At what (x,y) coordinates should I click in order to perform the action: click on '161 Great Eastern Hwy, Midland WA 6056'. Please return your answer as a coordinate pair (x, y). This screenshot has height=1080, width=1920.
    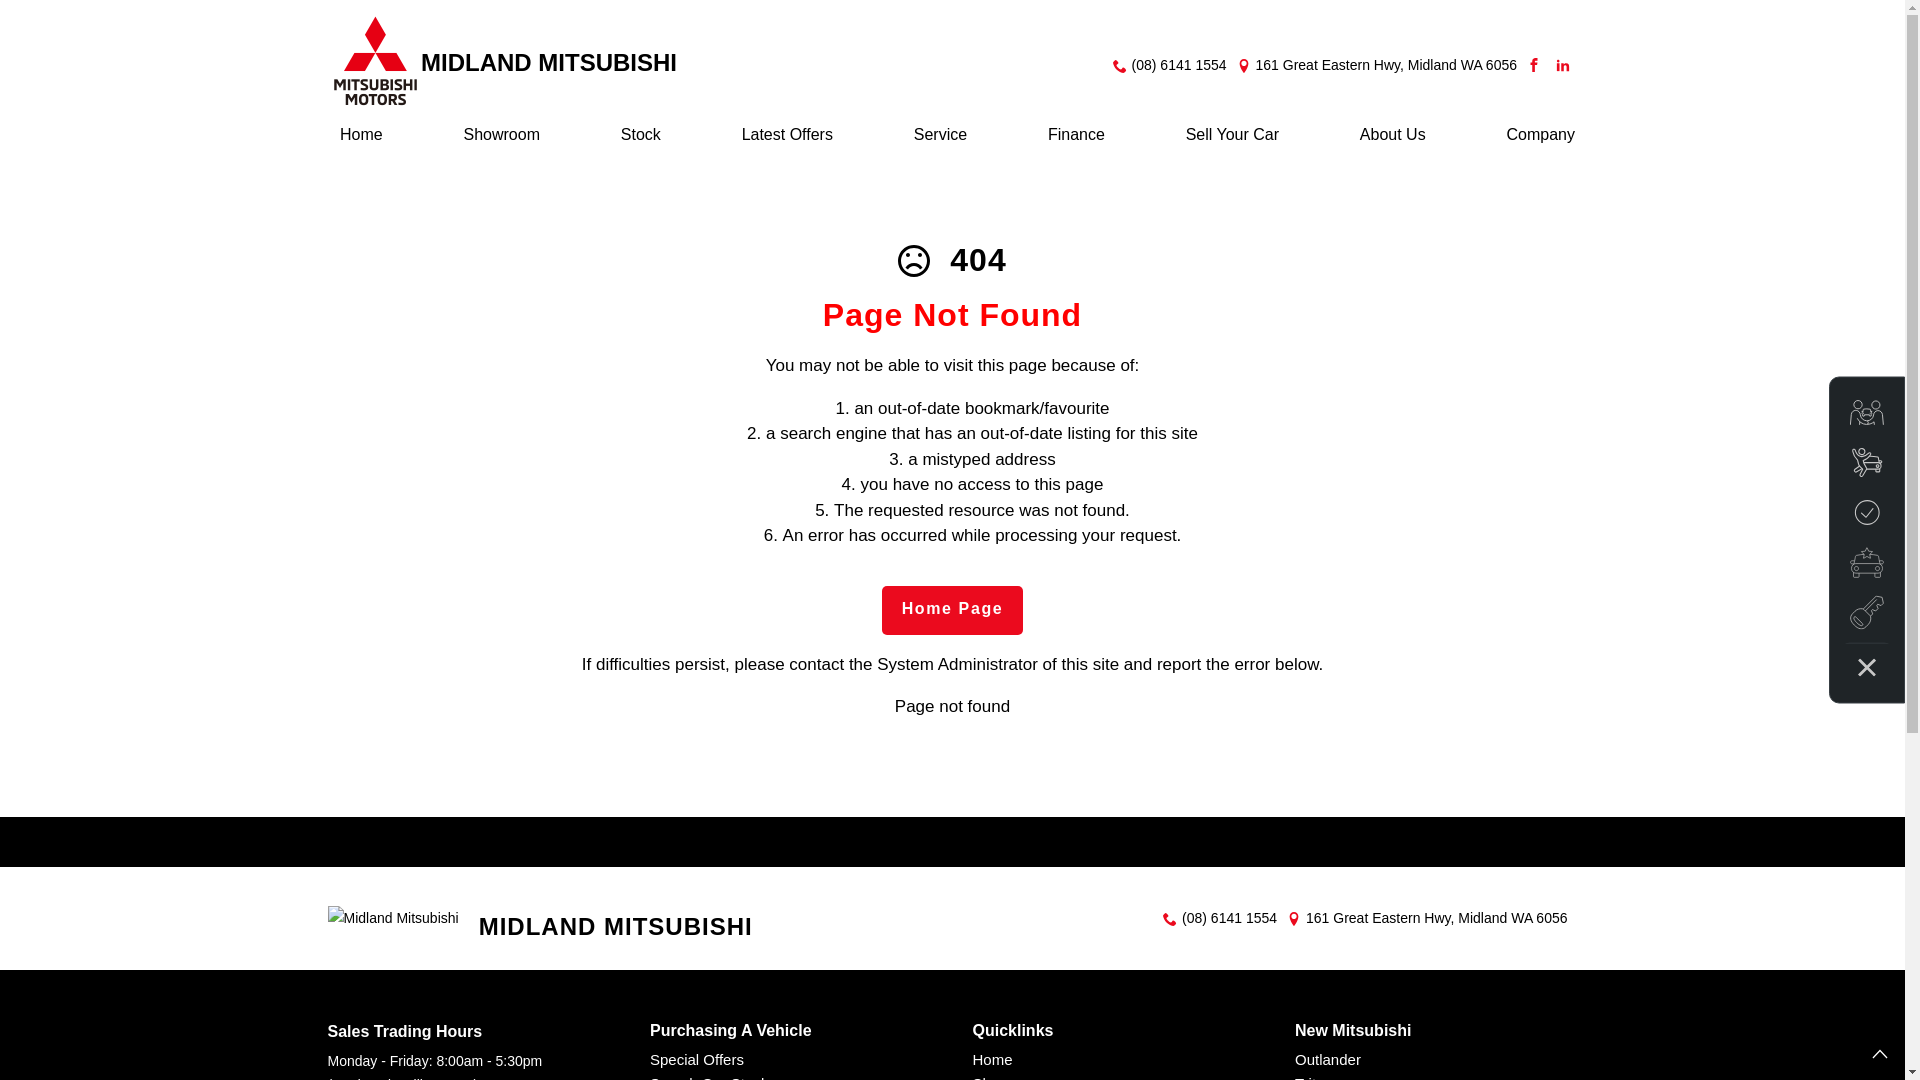
    Looking at the image, I should click on (1435, 918).